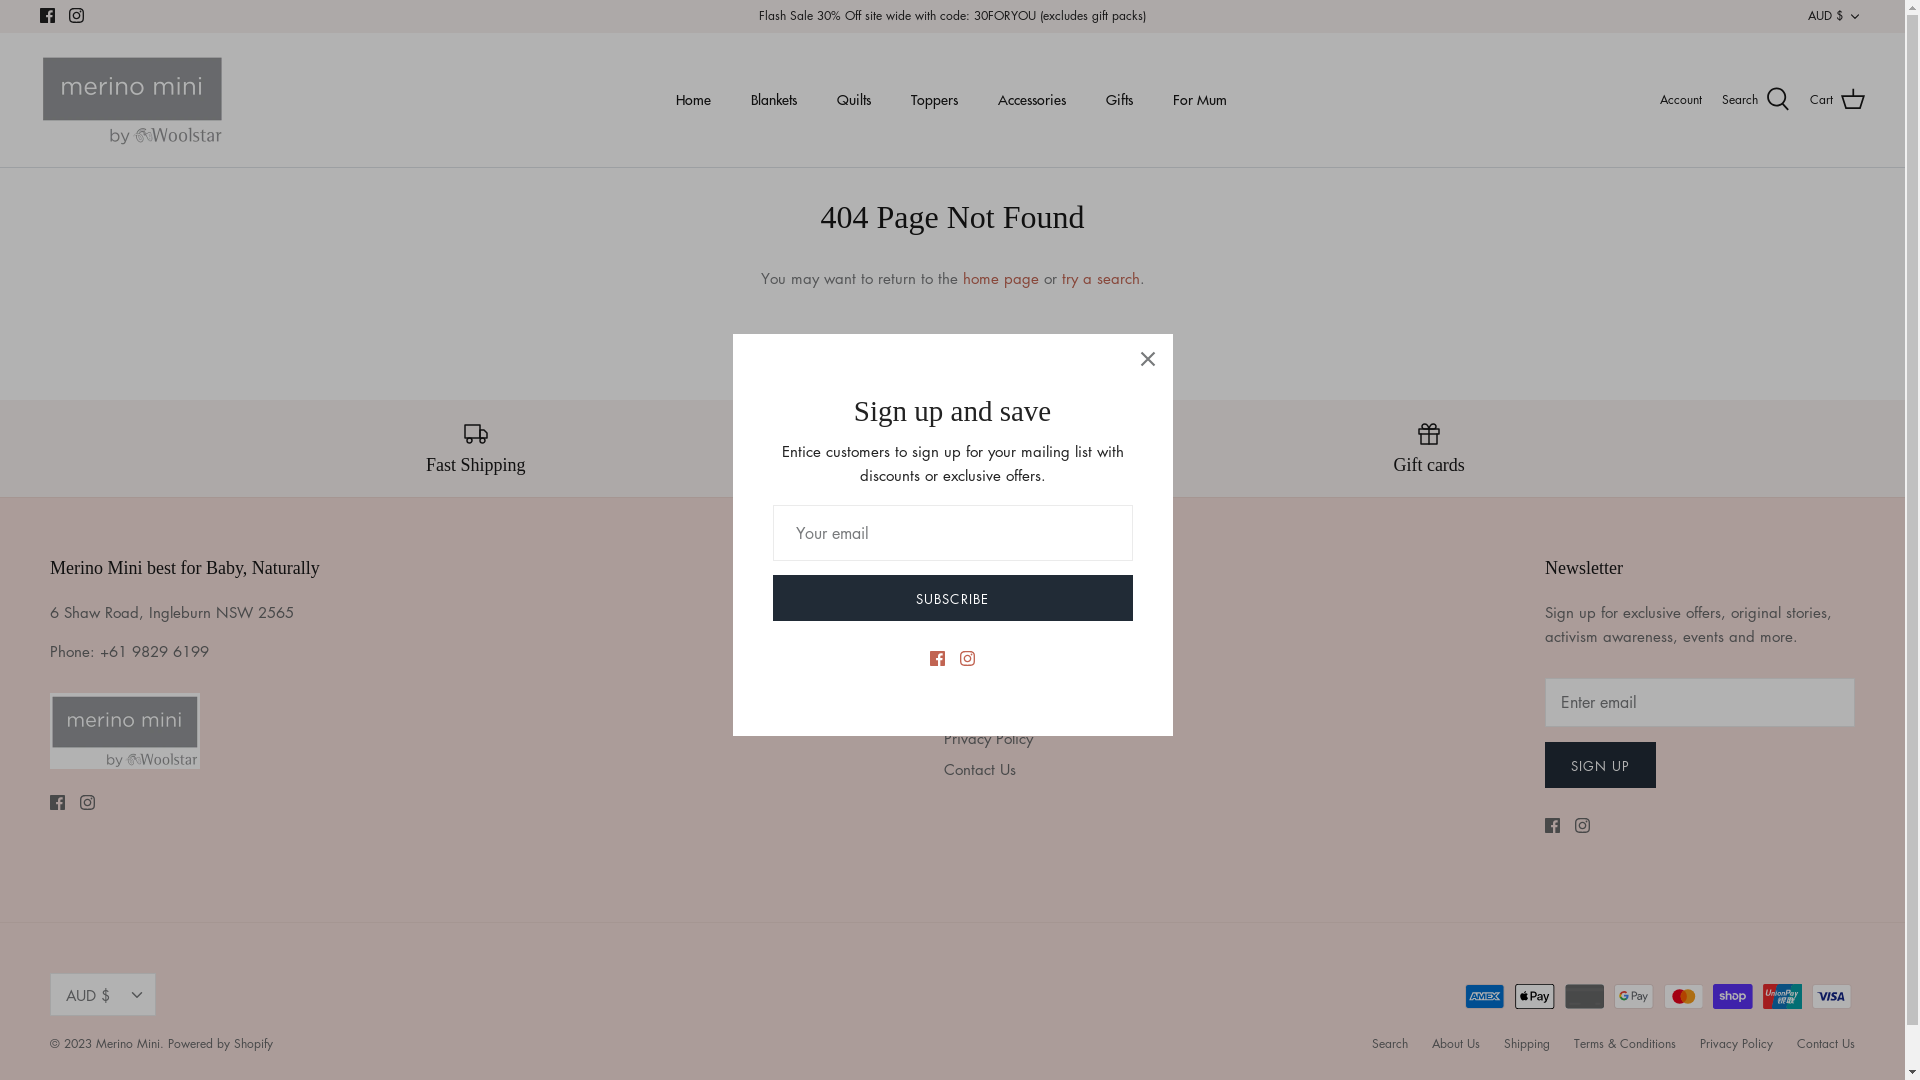 The height and width of the screenshot is (1080, 1920). Describe the element at coordinates (1032, 99) in the screenshot. I see `'Accessories'` at that location.